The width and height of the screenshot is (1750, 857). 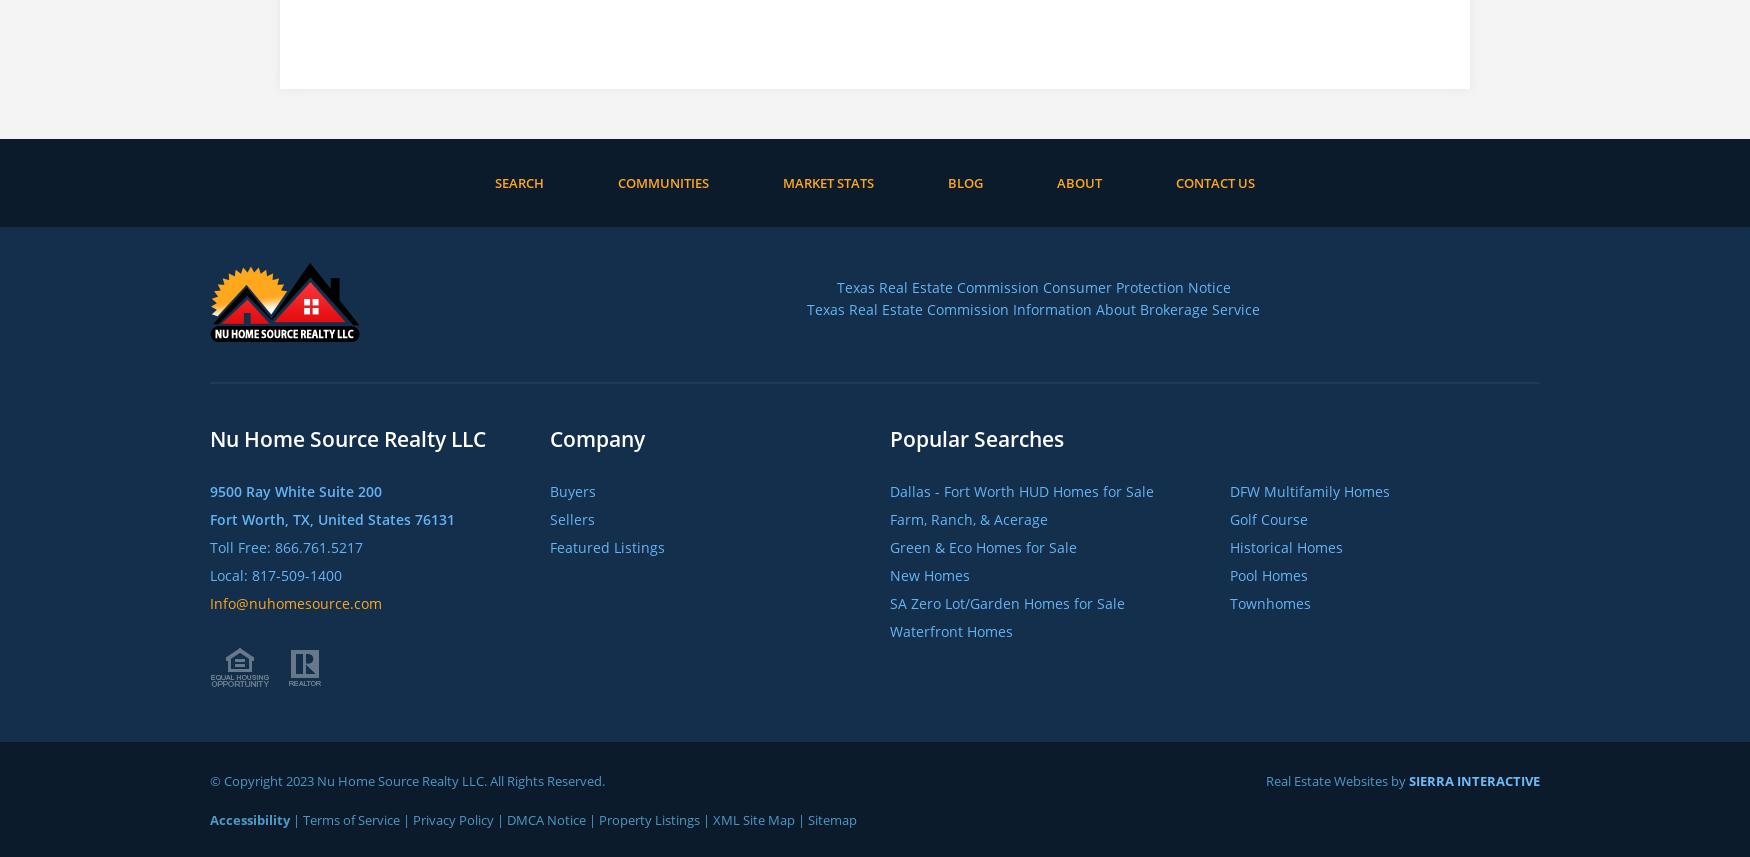 What do you see at coordinates (648, 818) in the screenshot?
I see `'Property Listings'` at bounding box center [648, 818].